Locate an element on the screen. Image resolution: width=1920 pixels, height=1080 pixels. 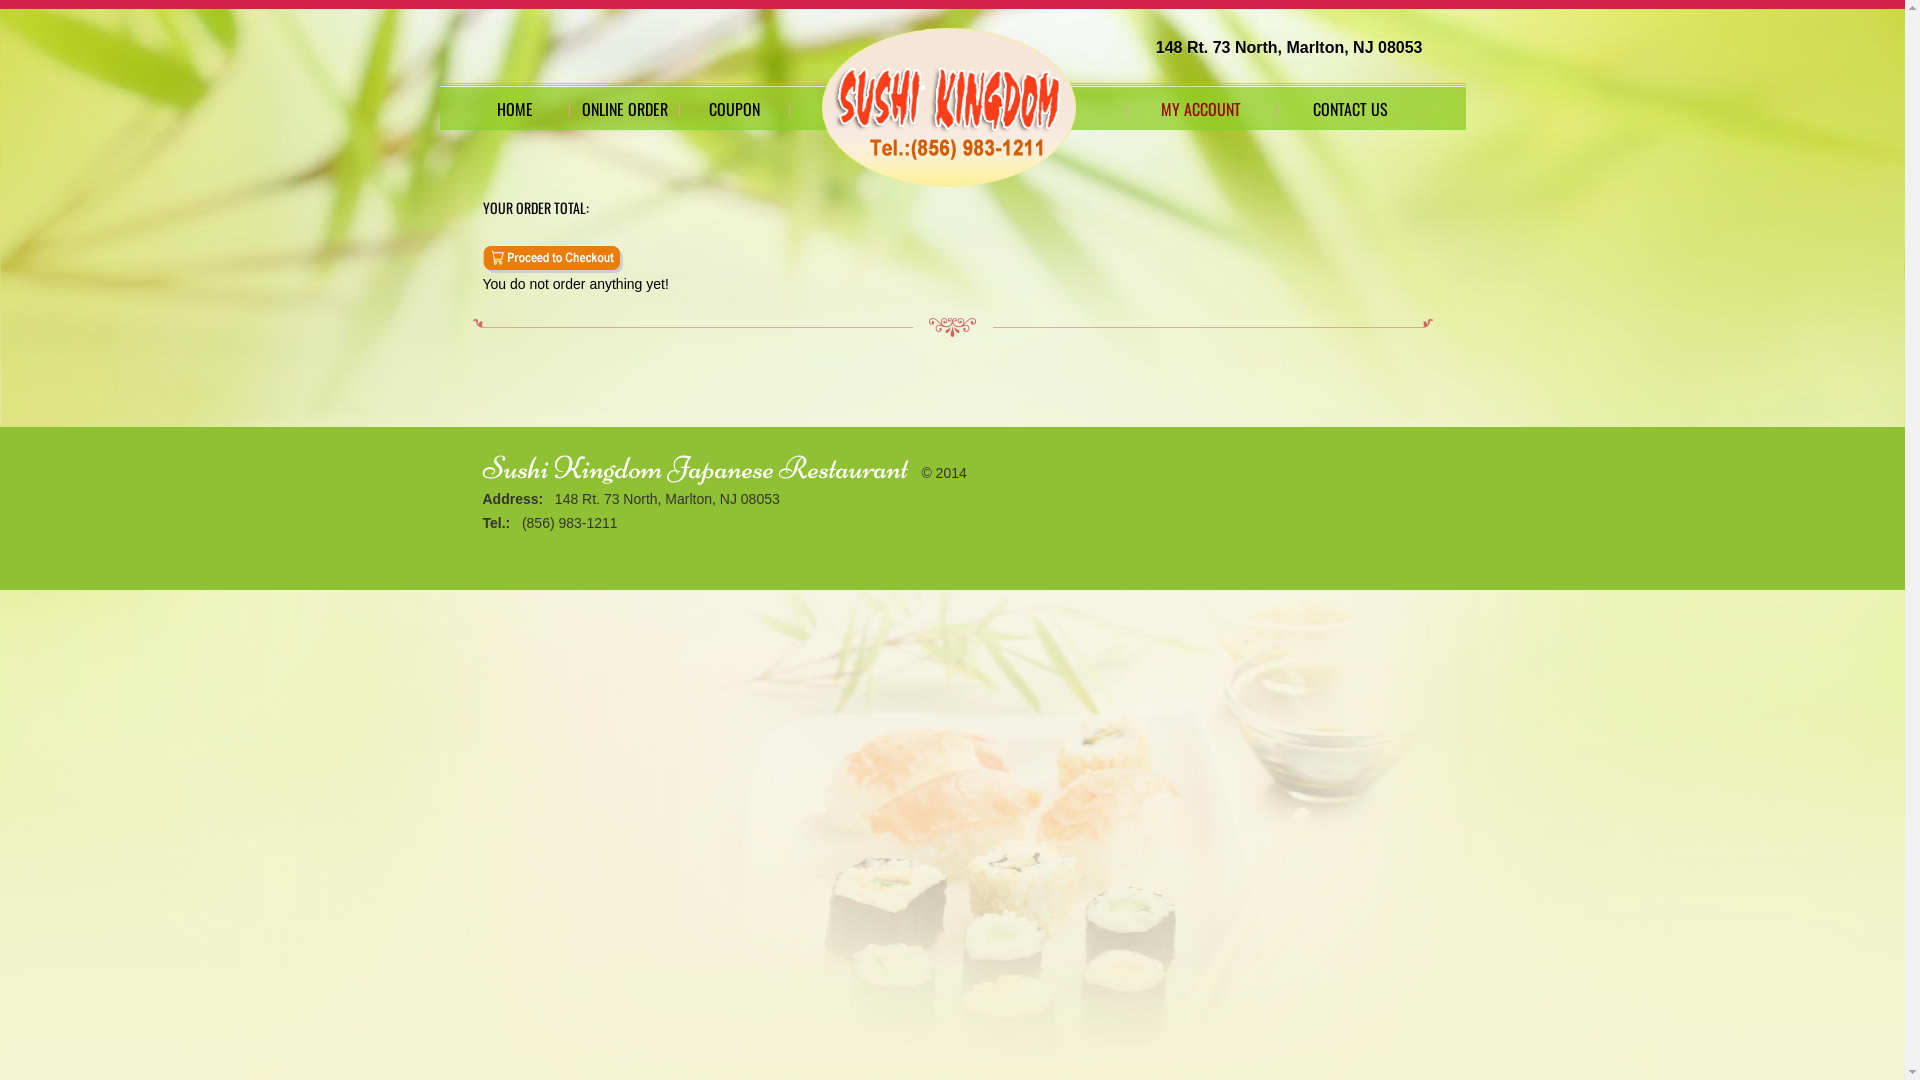
'HOME' is located at coordinates (459, 108).